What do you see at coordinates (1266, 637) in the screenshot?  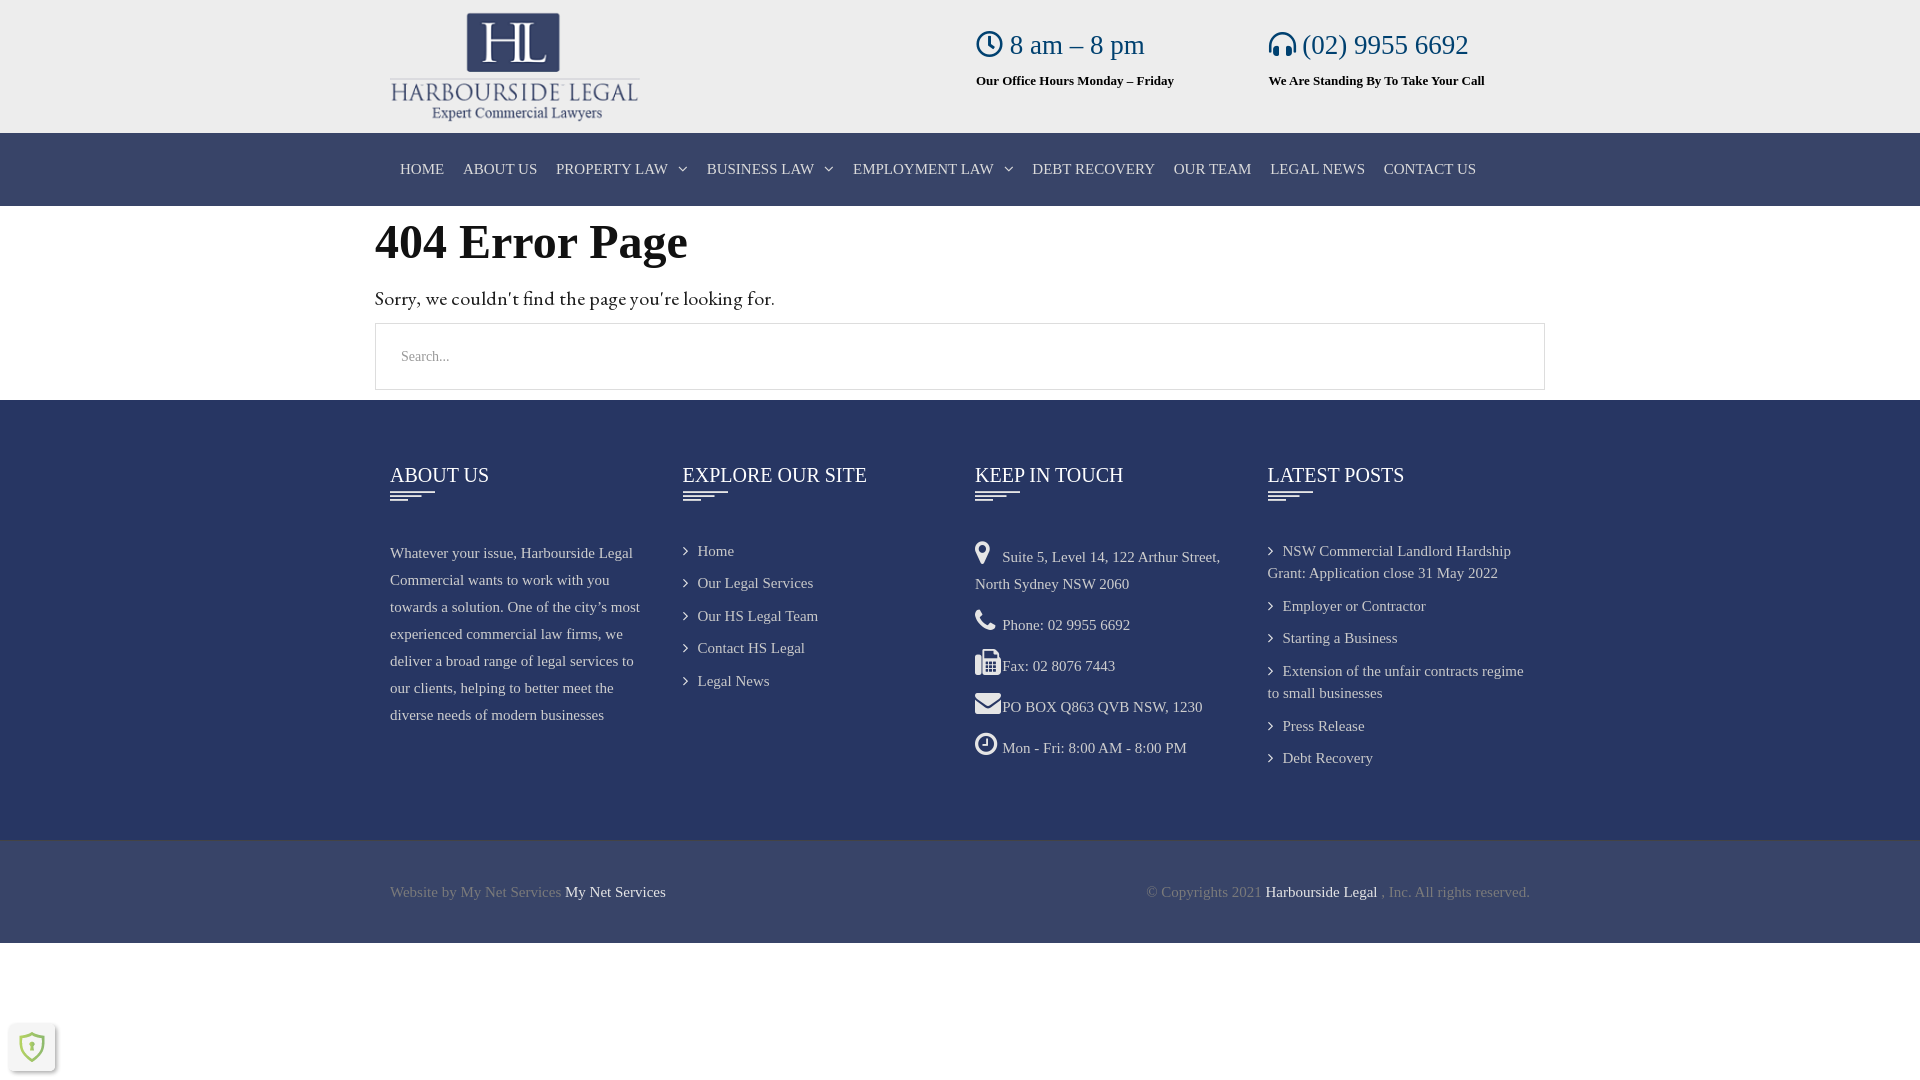 I see `'Starting a Business'` at bounding box center [1266, 637].